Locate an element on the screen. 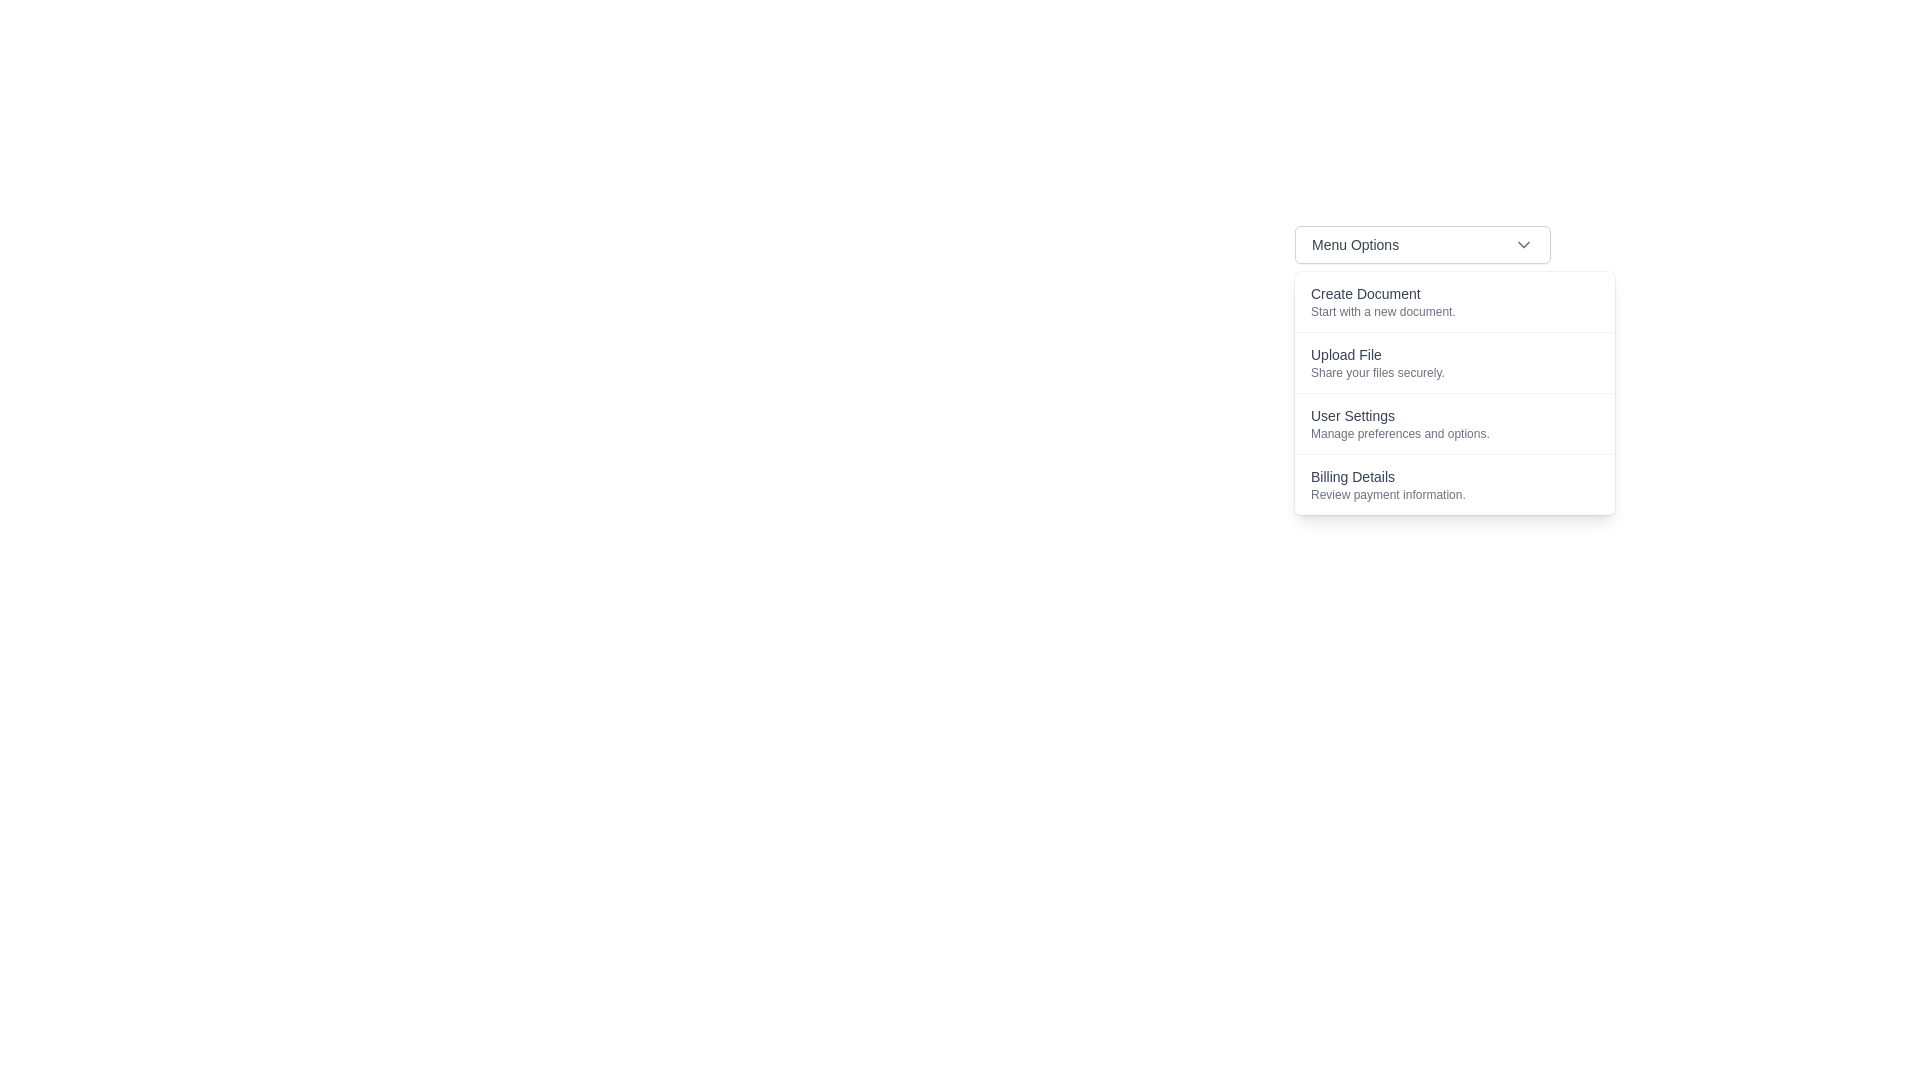 Image resolution: width=1920 pixels, height=1080 pixels. the downward-pointing chevron icon next to the 'Menu Options' button is located at coordinates (1522, 244).